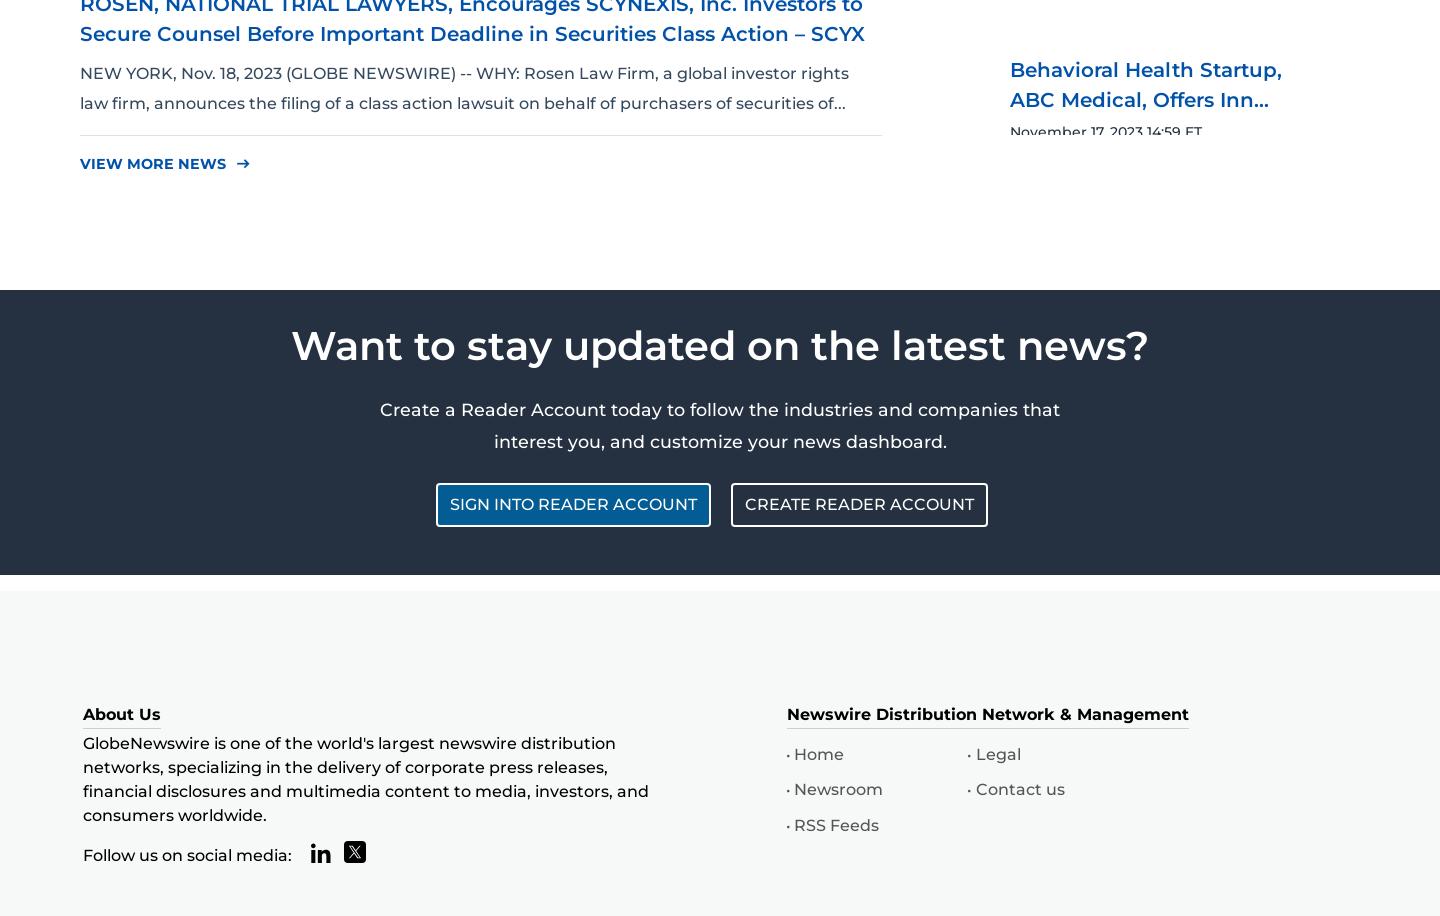  I want to click on 'RSS Feeds', so click(836, 824).